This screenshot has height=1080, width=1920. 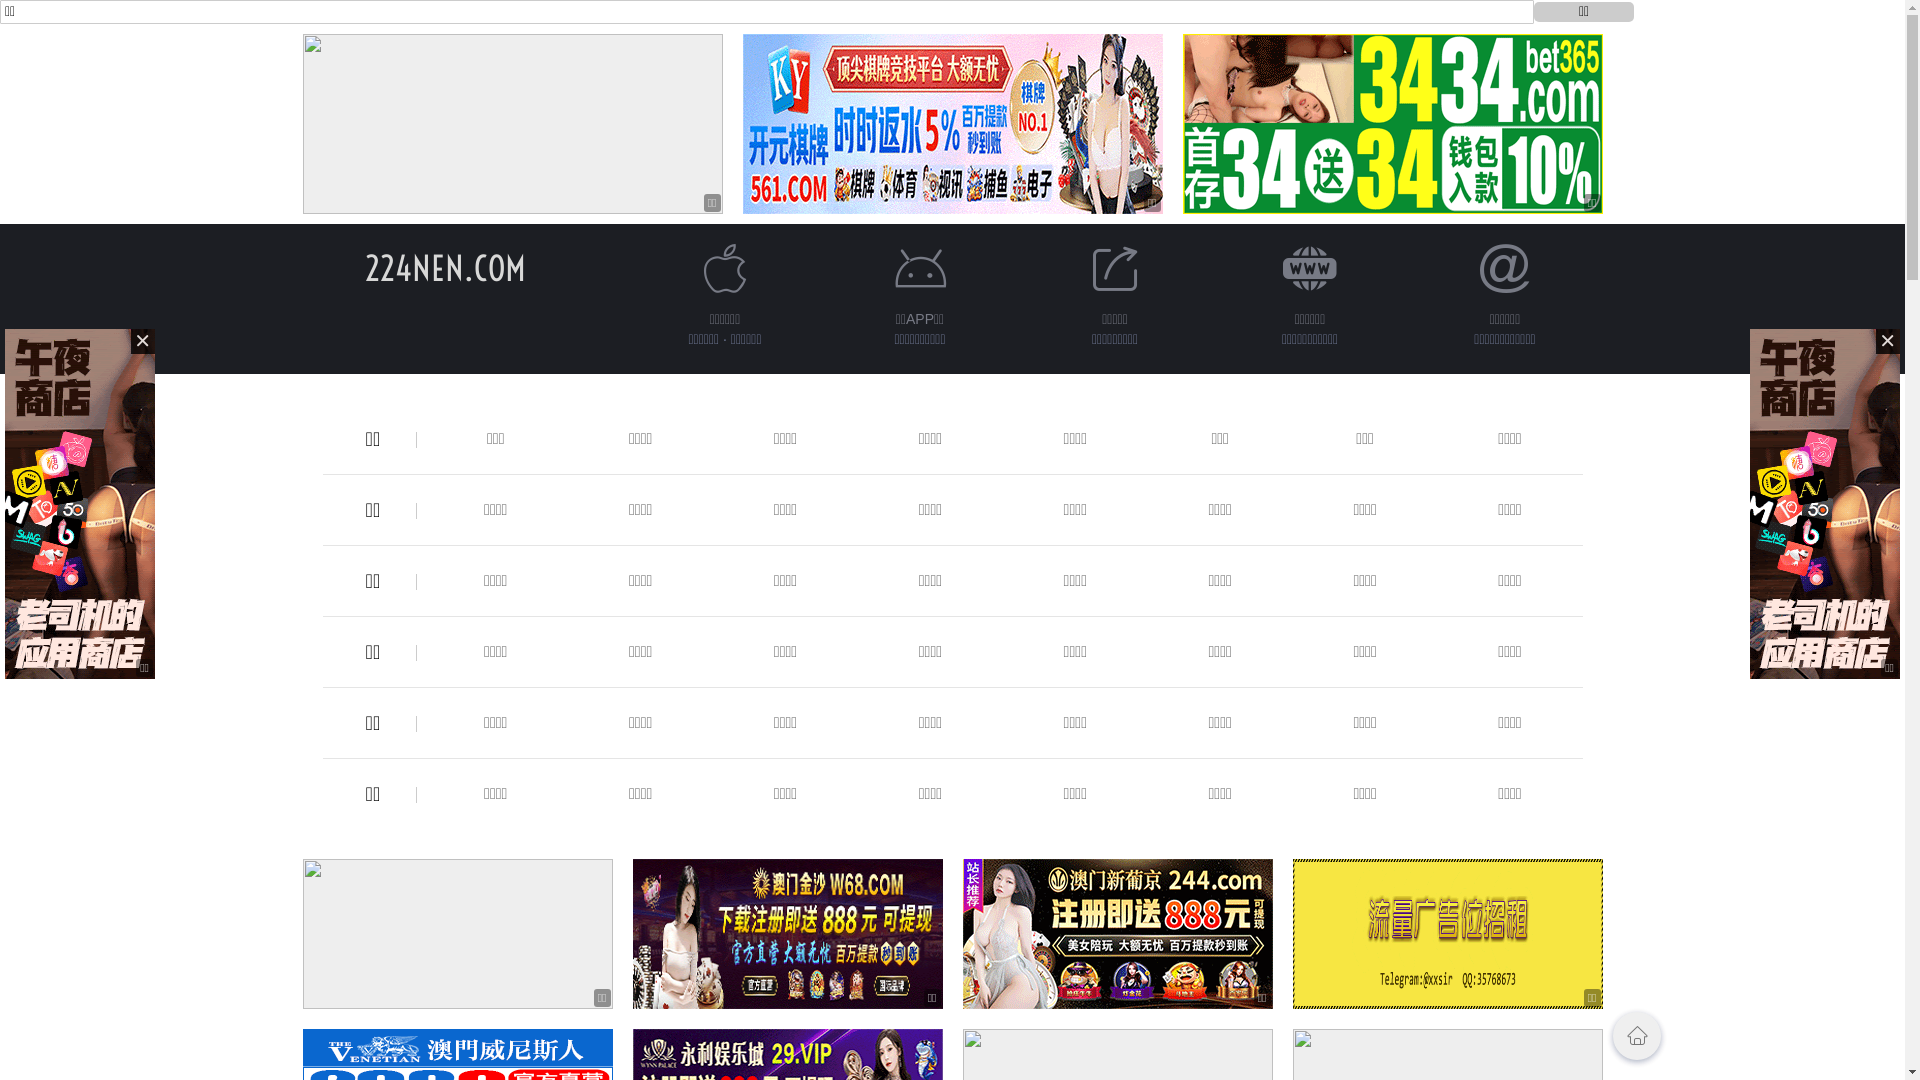 I want to click on '224NEN.COM', so click(x=444, y=267).